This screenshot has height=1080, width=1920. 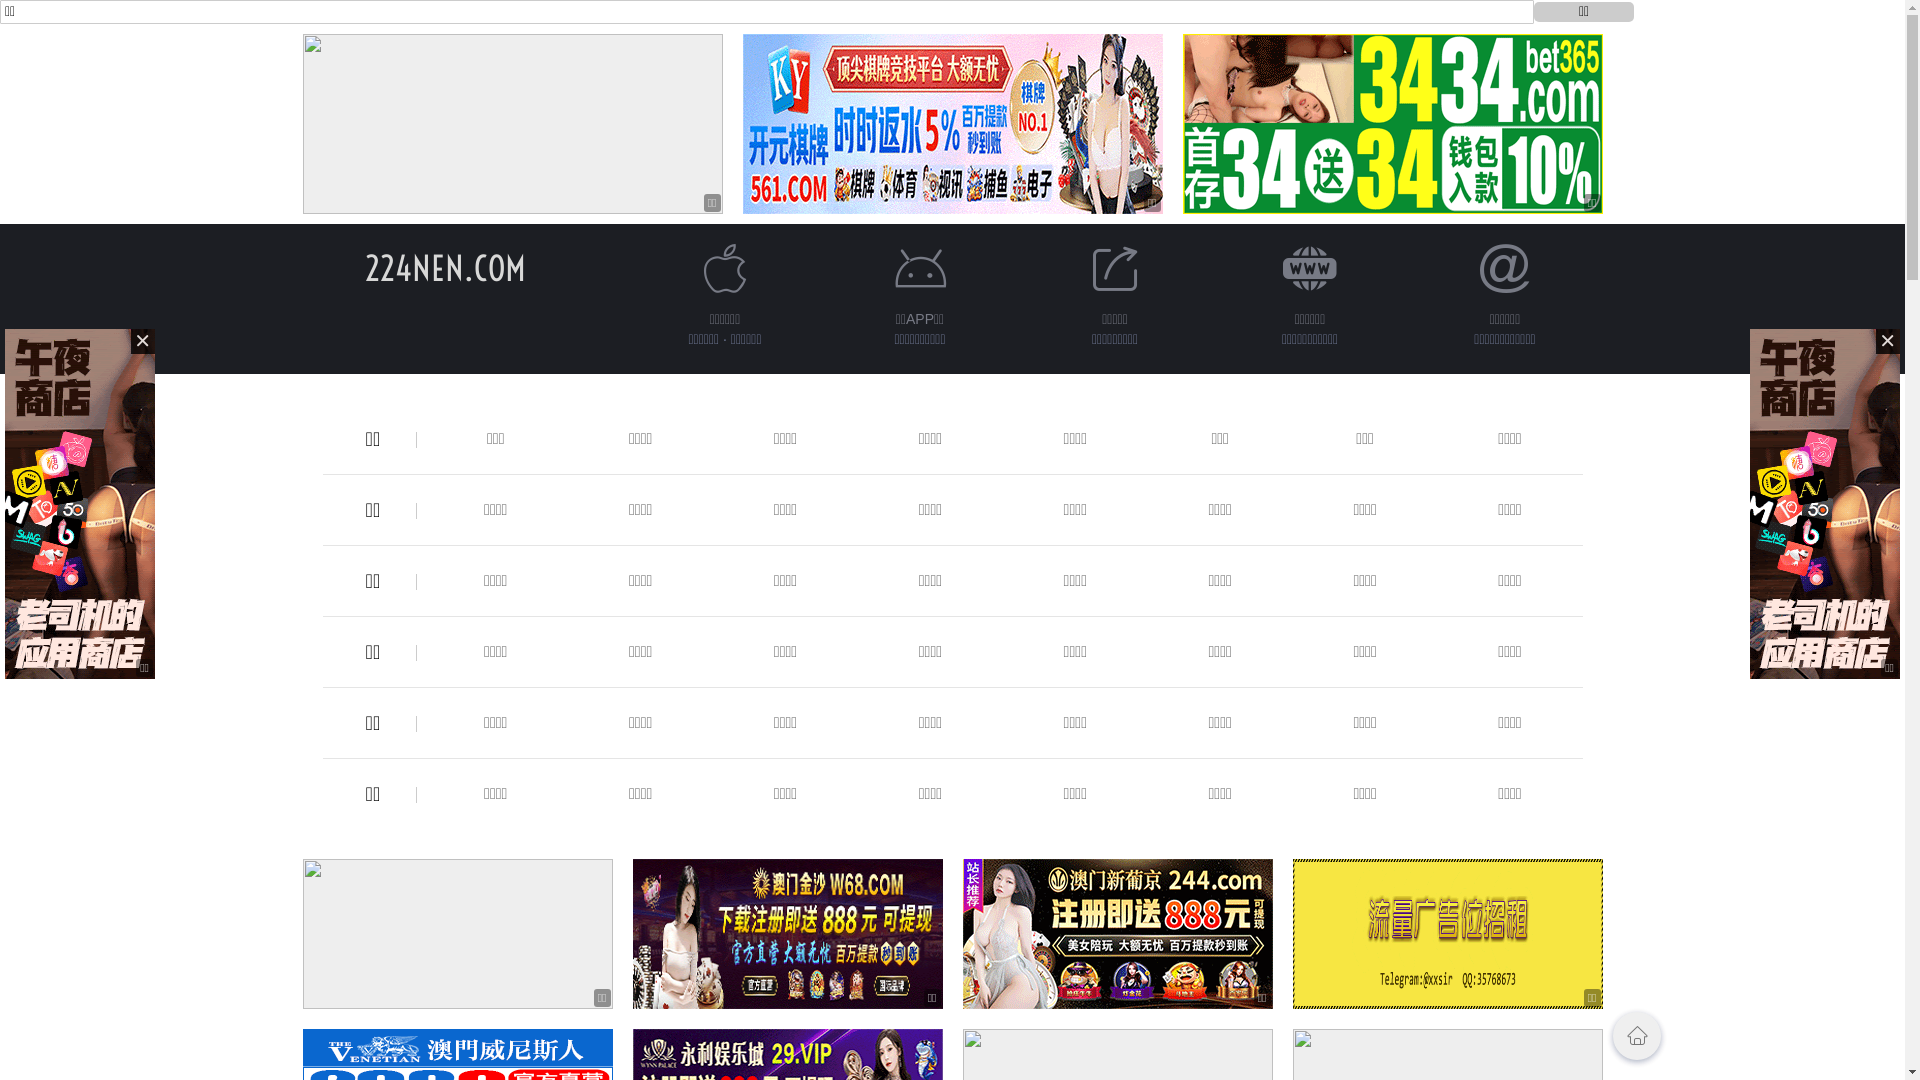 I want to click on '224NEN.COM', so click(x=444, y=267).